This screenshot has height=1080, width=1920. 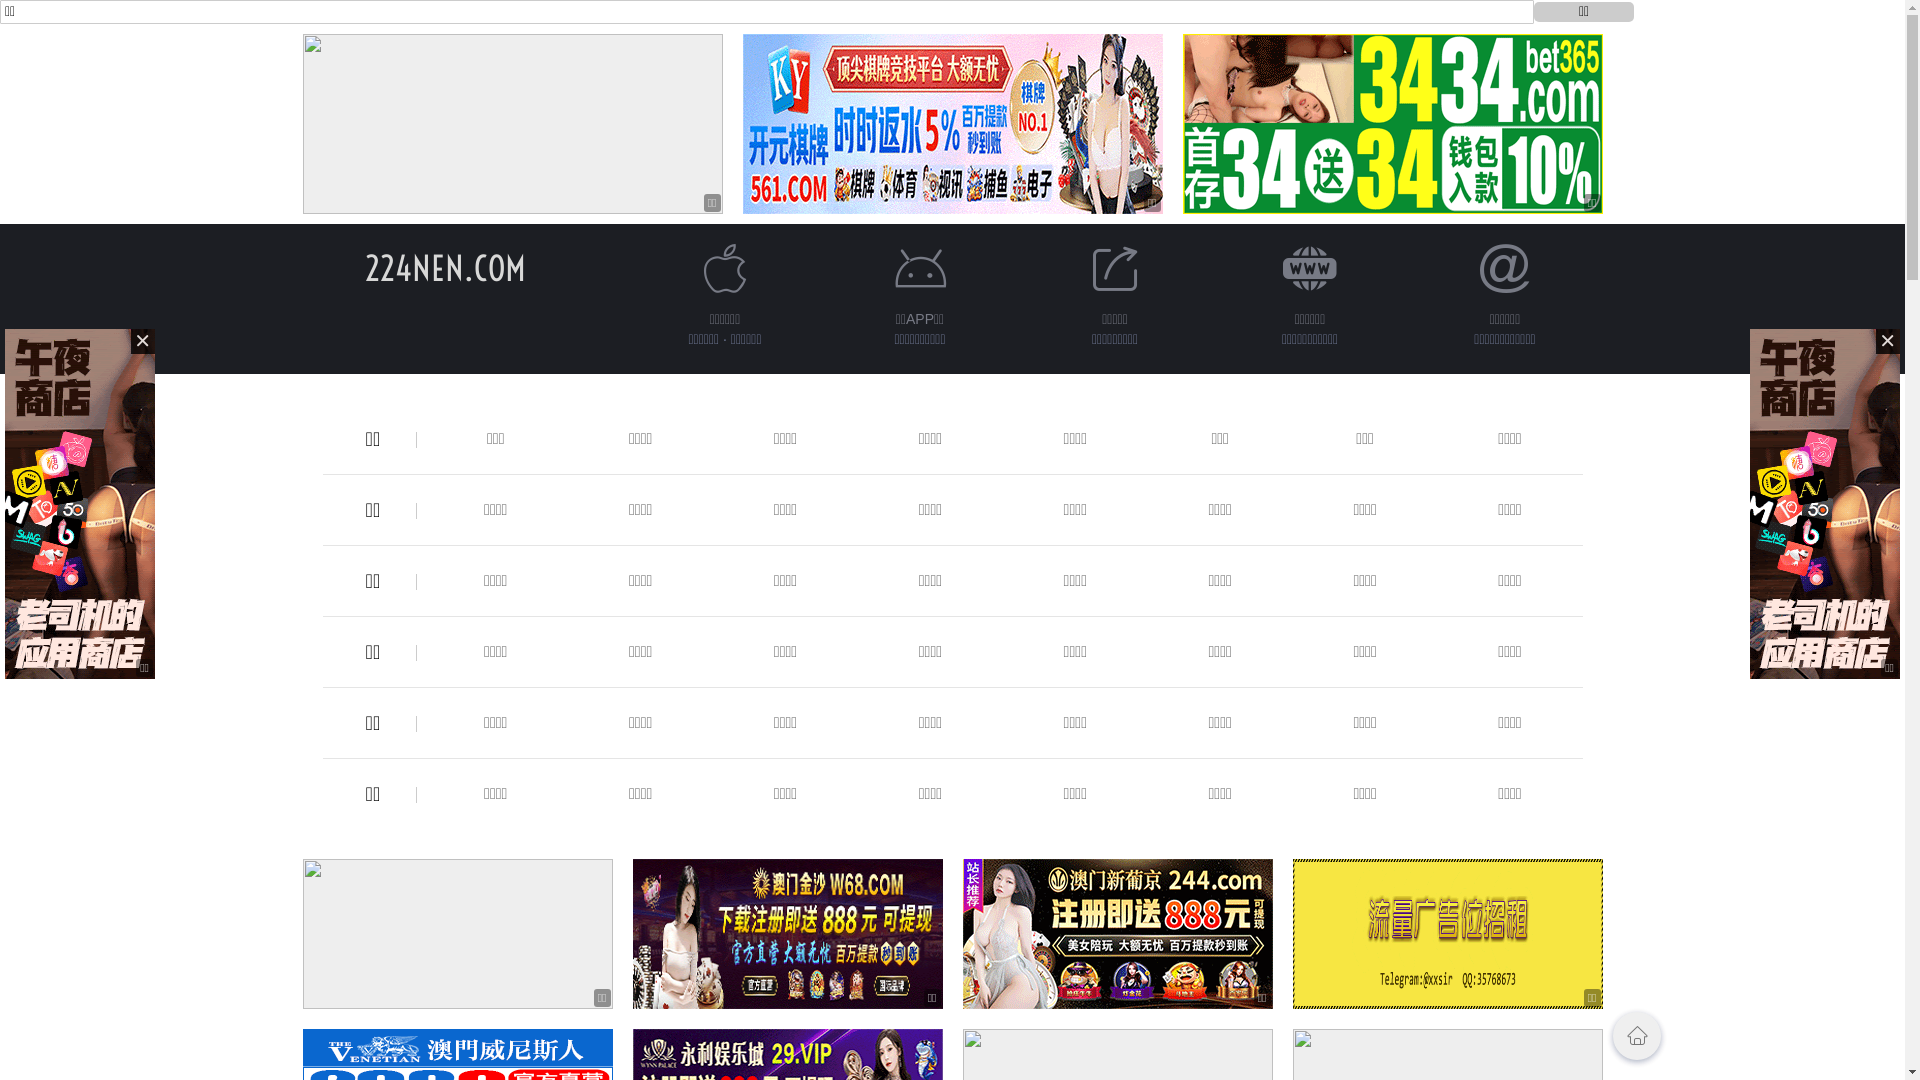 I want to click on '224NEN.COM', so click(x=444, y=267).